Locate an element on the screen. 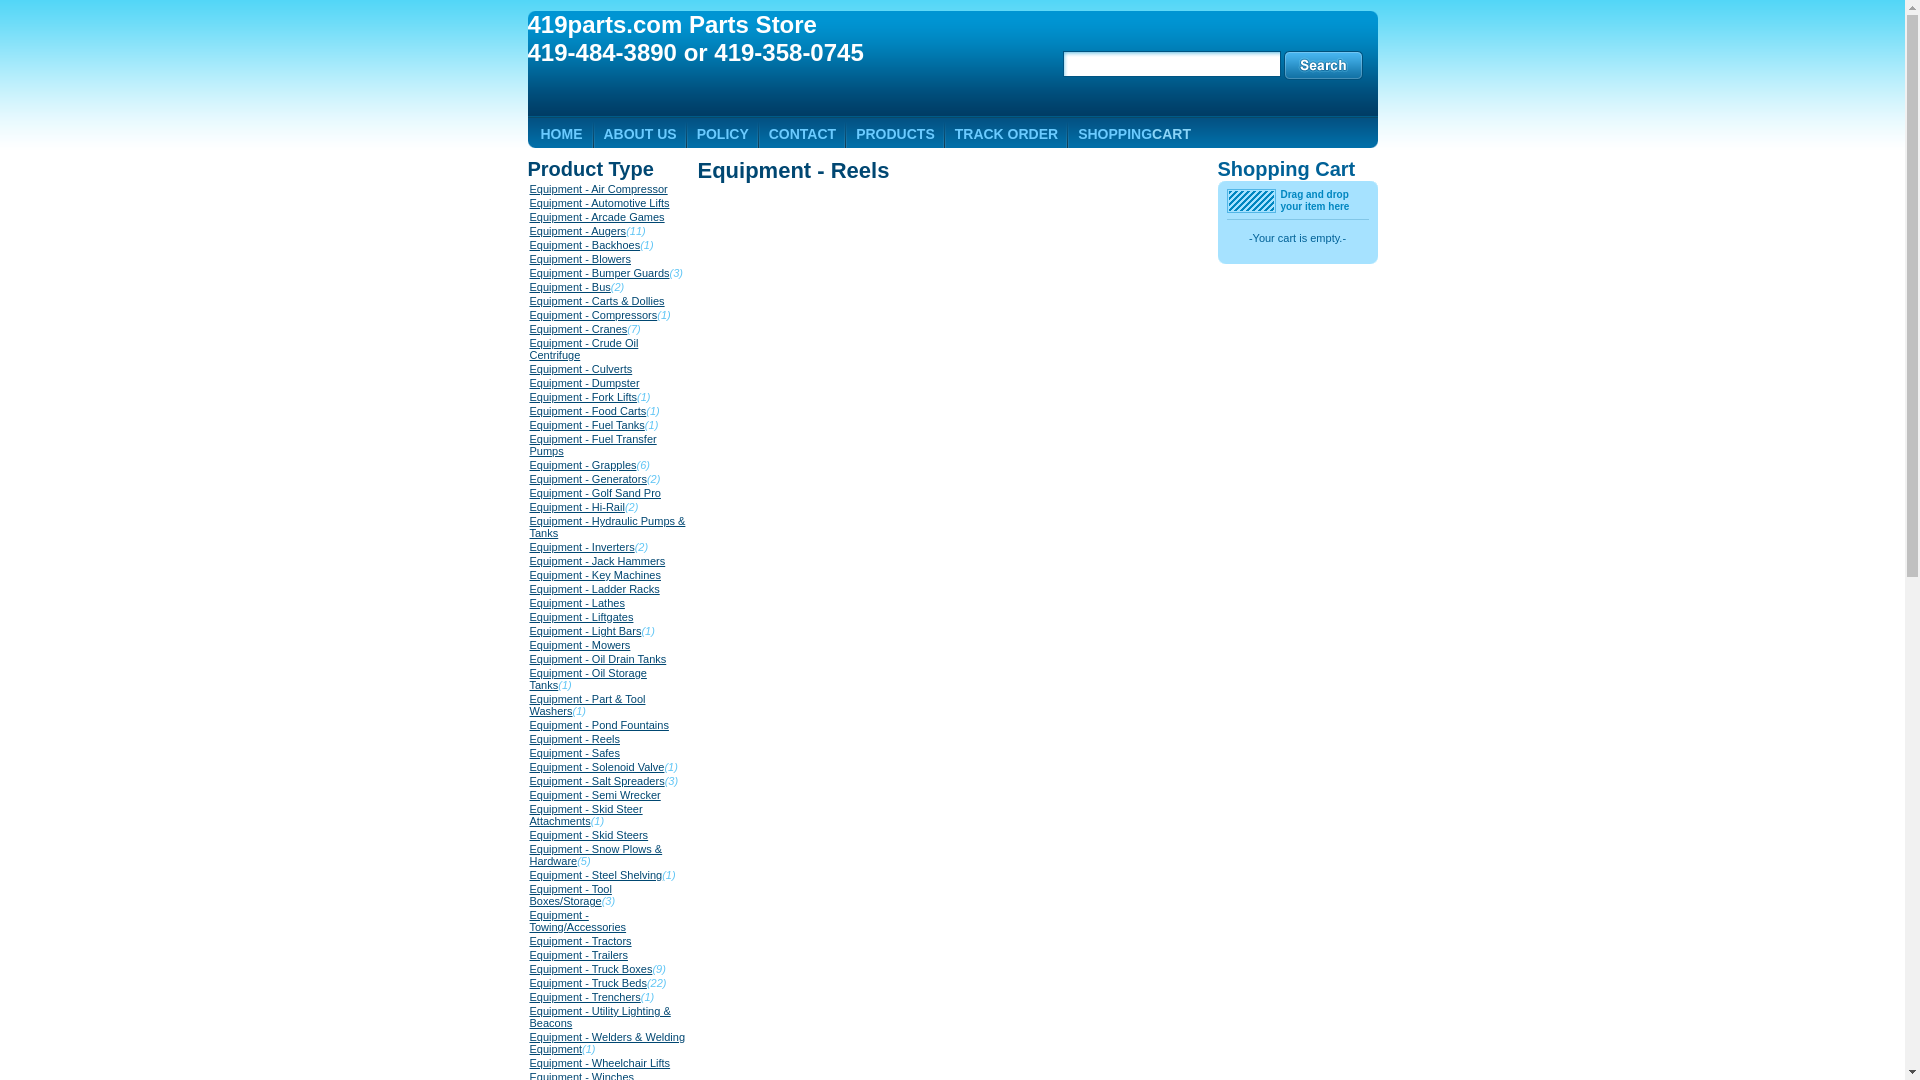 The image size is (1920, 1080). 'Equipment - Fork Lifts' is located at coordinates (583, 397).